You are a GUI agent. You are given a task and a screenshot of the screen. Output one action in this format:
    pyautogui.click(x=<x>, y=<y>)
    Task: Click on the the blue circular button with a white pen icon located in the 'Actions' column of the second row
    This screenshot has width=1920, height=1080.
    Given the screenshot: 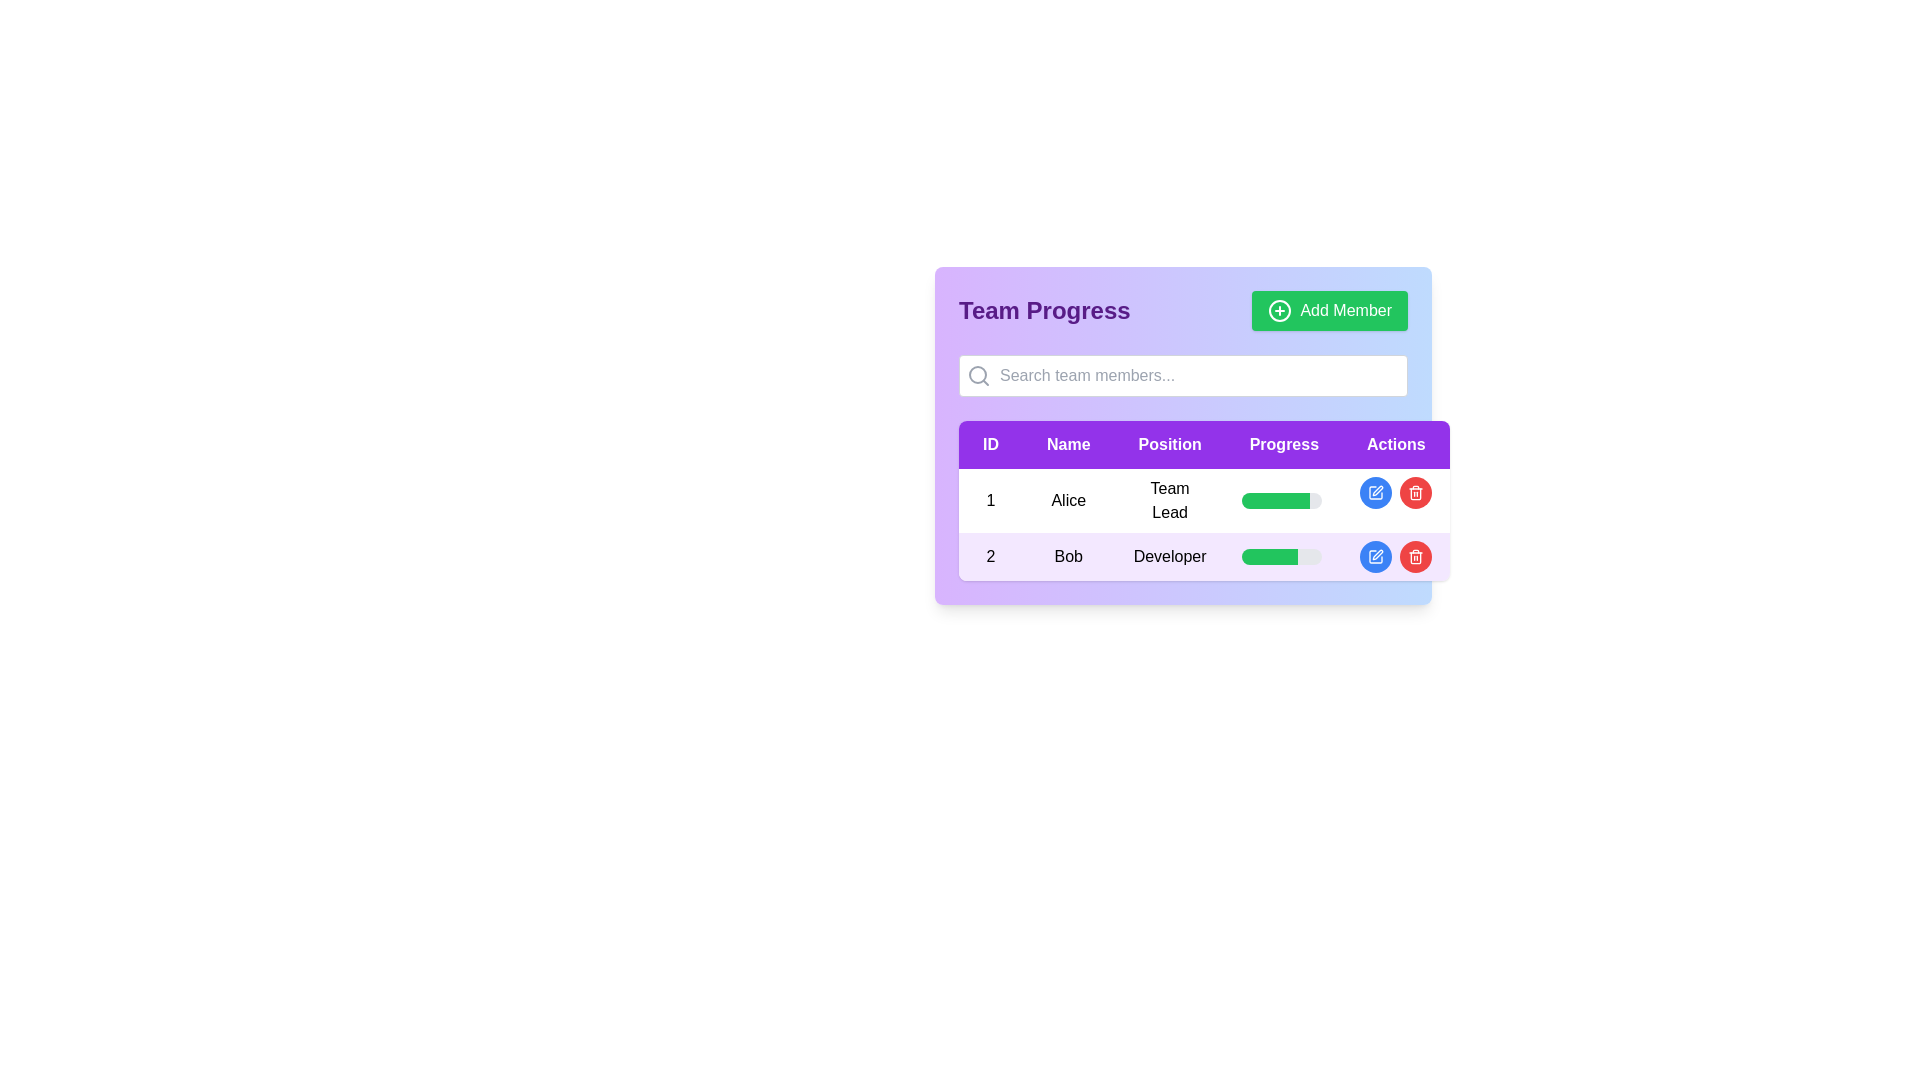 What is the action you would take?
    pyautogui.click(x=1375, y=493)
    